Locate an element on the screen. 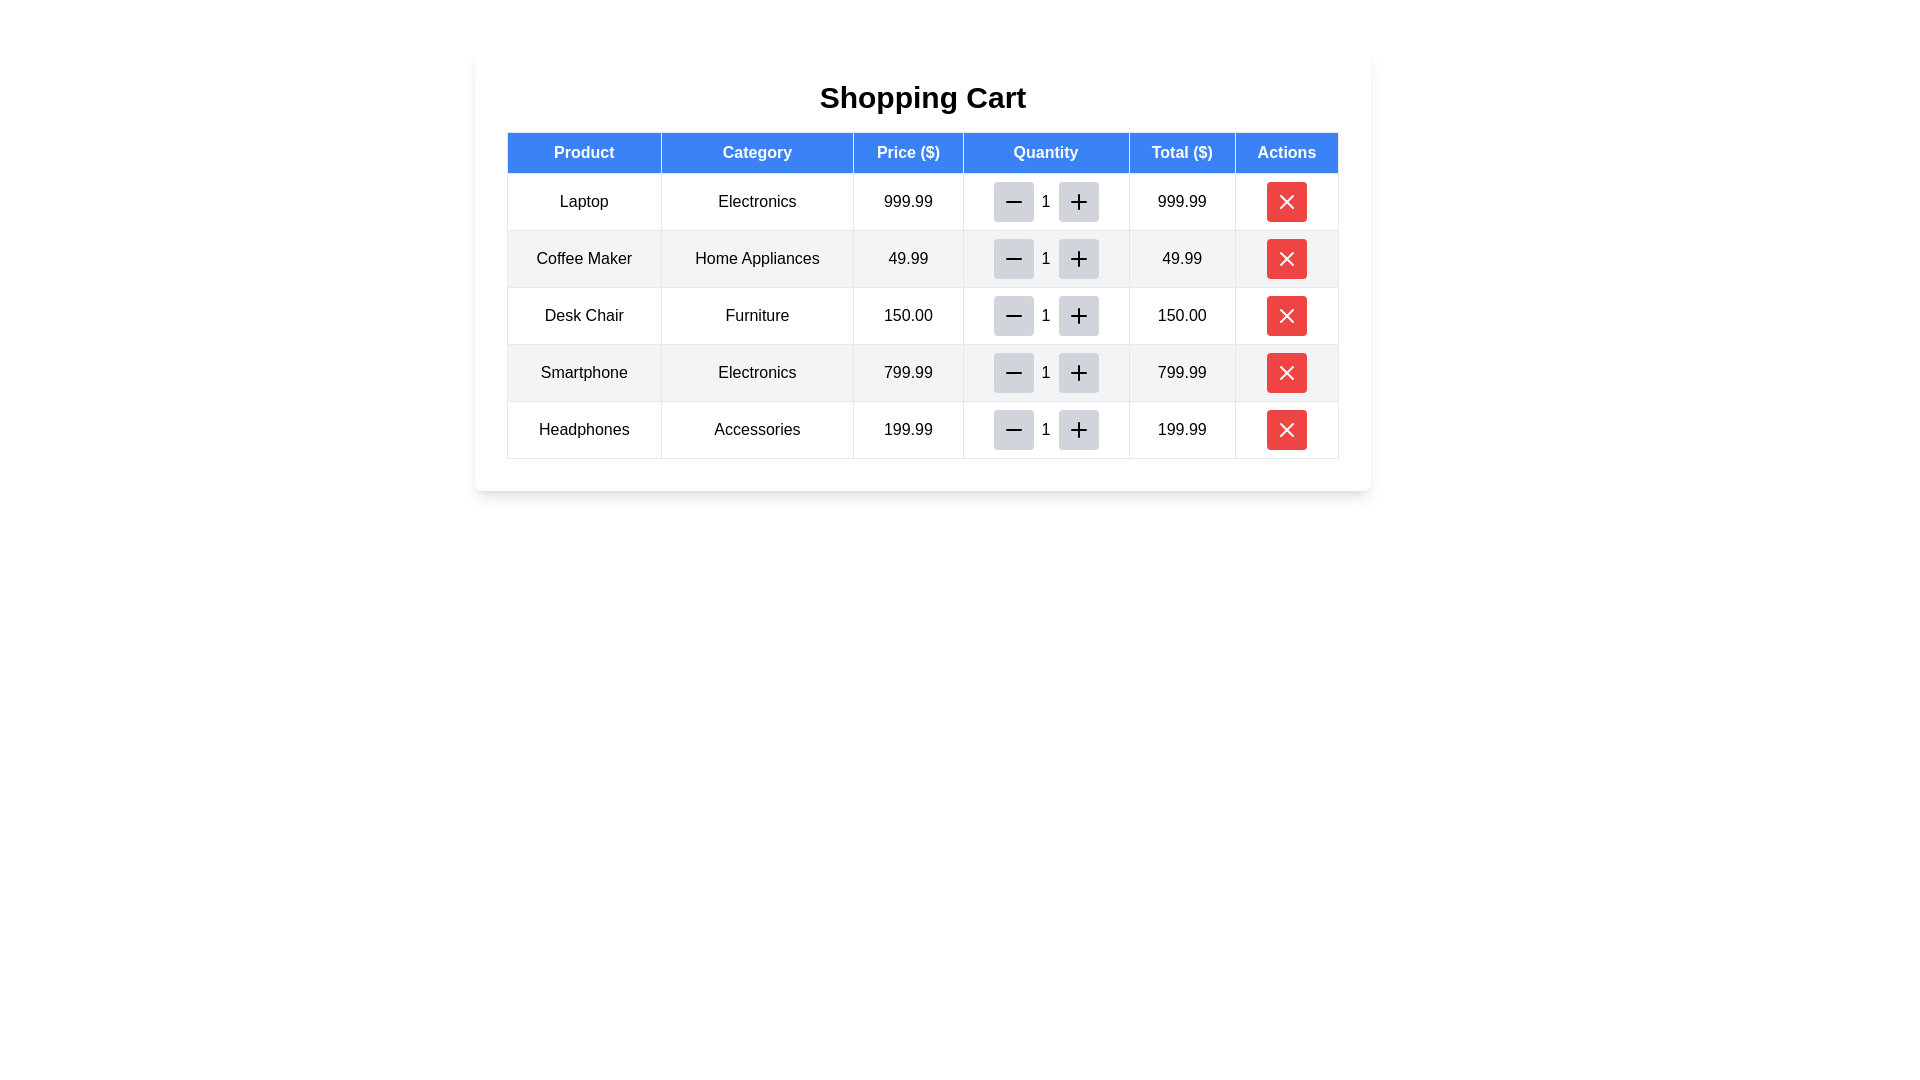 Image resolution: width=1920 pixels, height=1080 pixels. the 'X' icon on the red circular button in the 'Actions' column, fourth row is located at coordinates (1286, 315).